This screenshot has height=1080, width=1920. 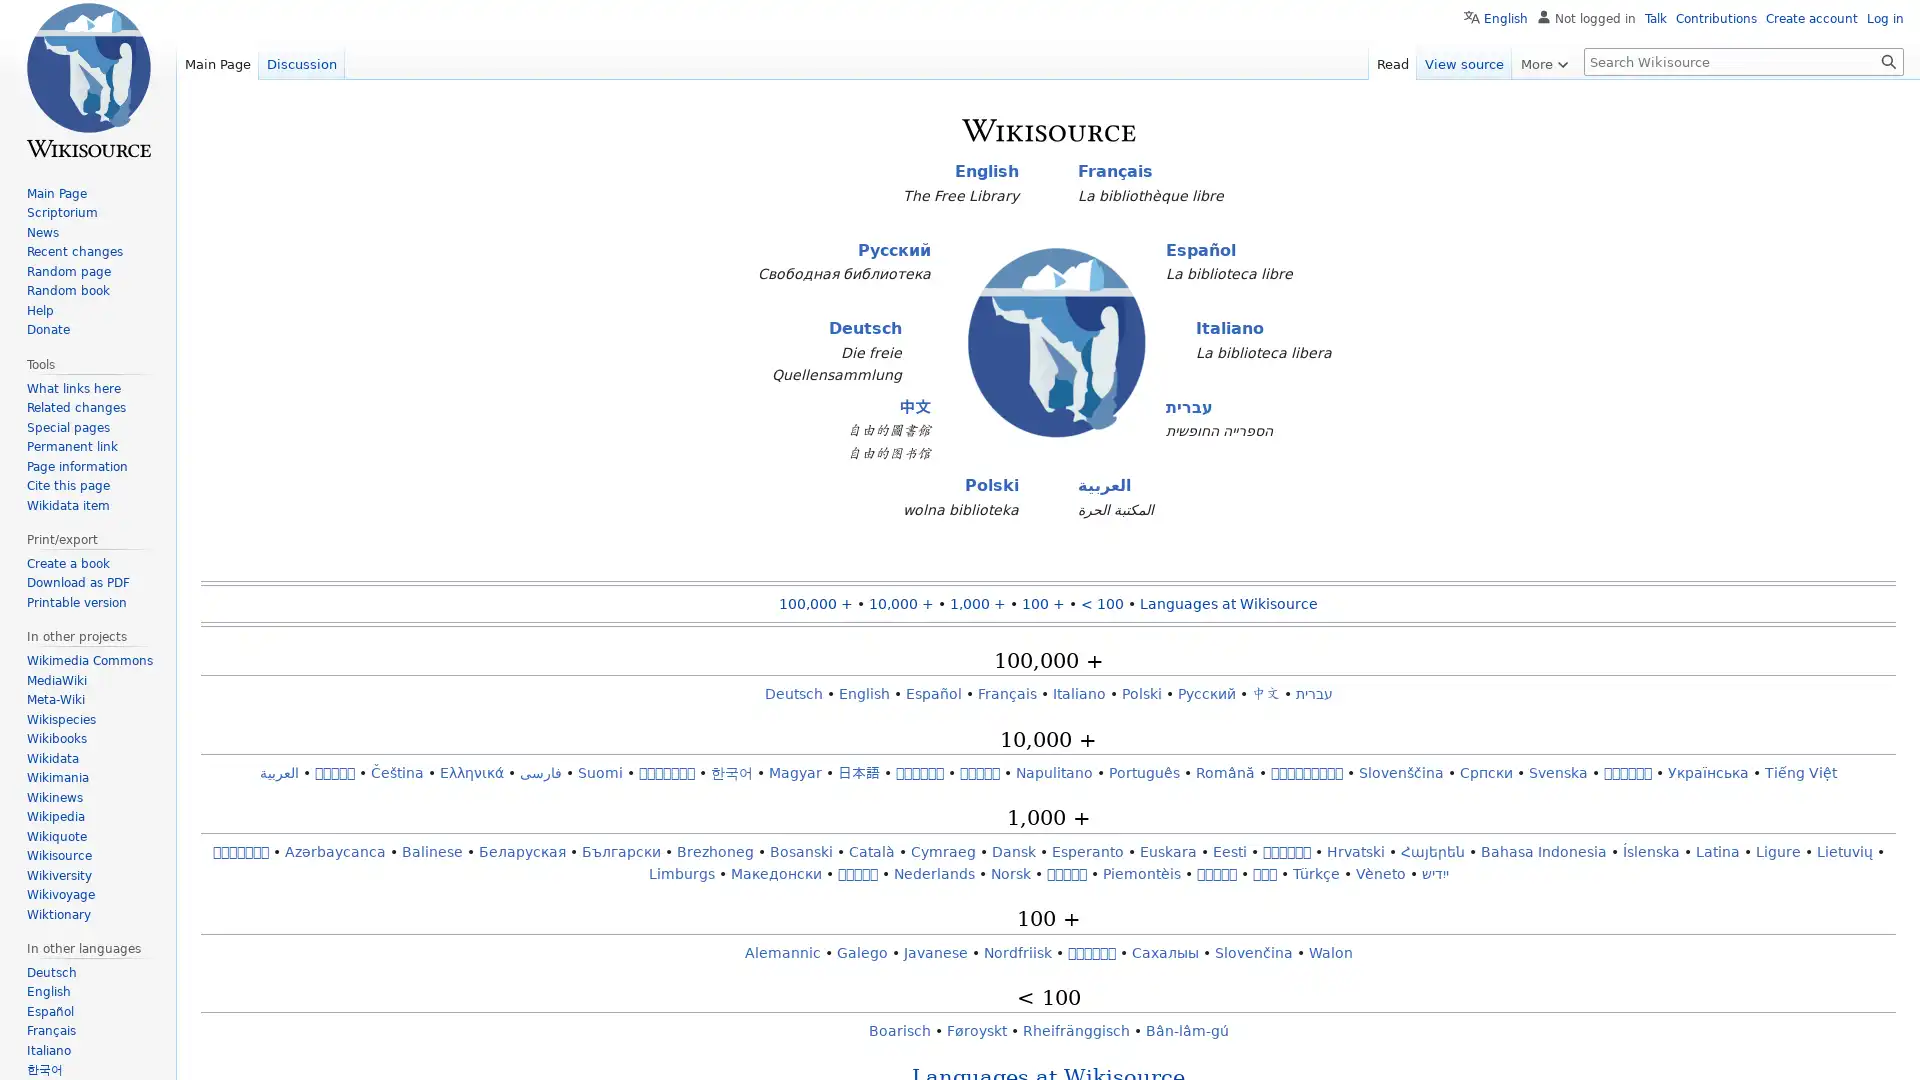 I want to click on Search, so click(x=1888, y=60).